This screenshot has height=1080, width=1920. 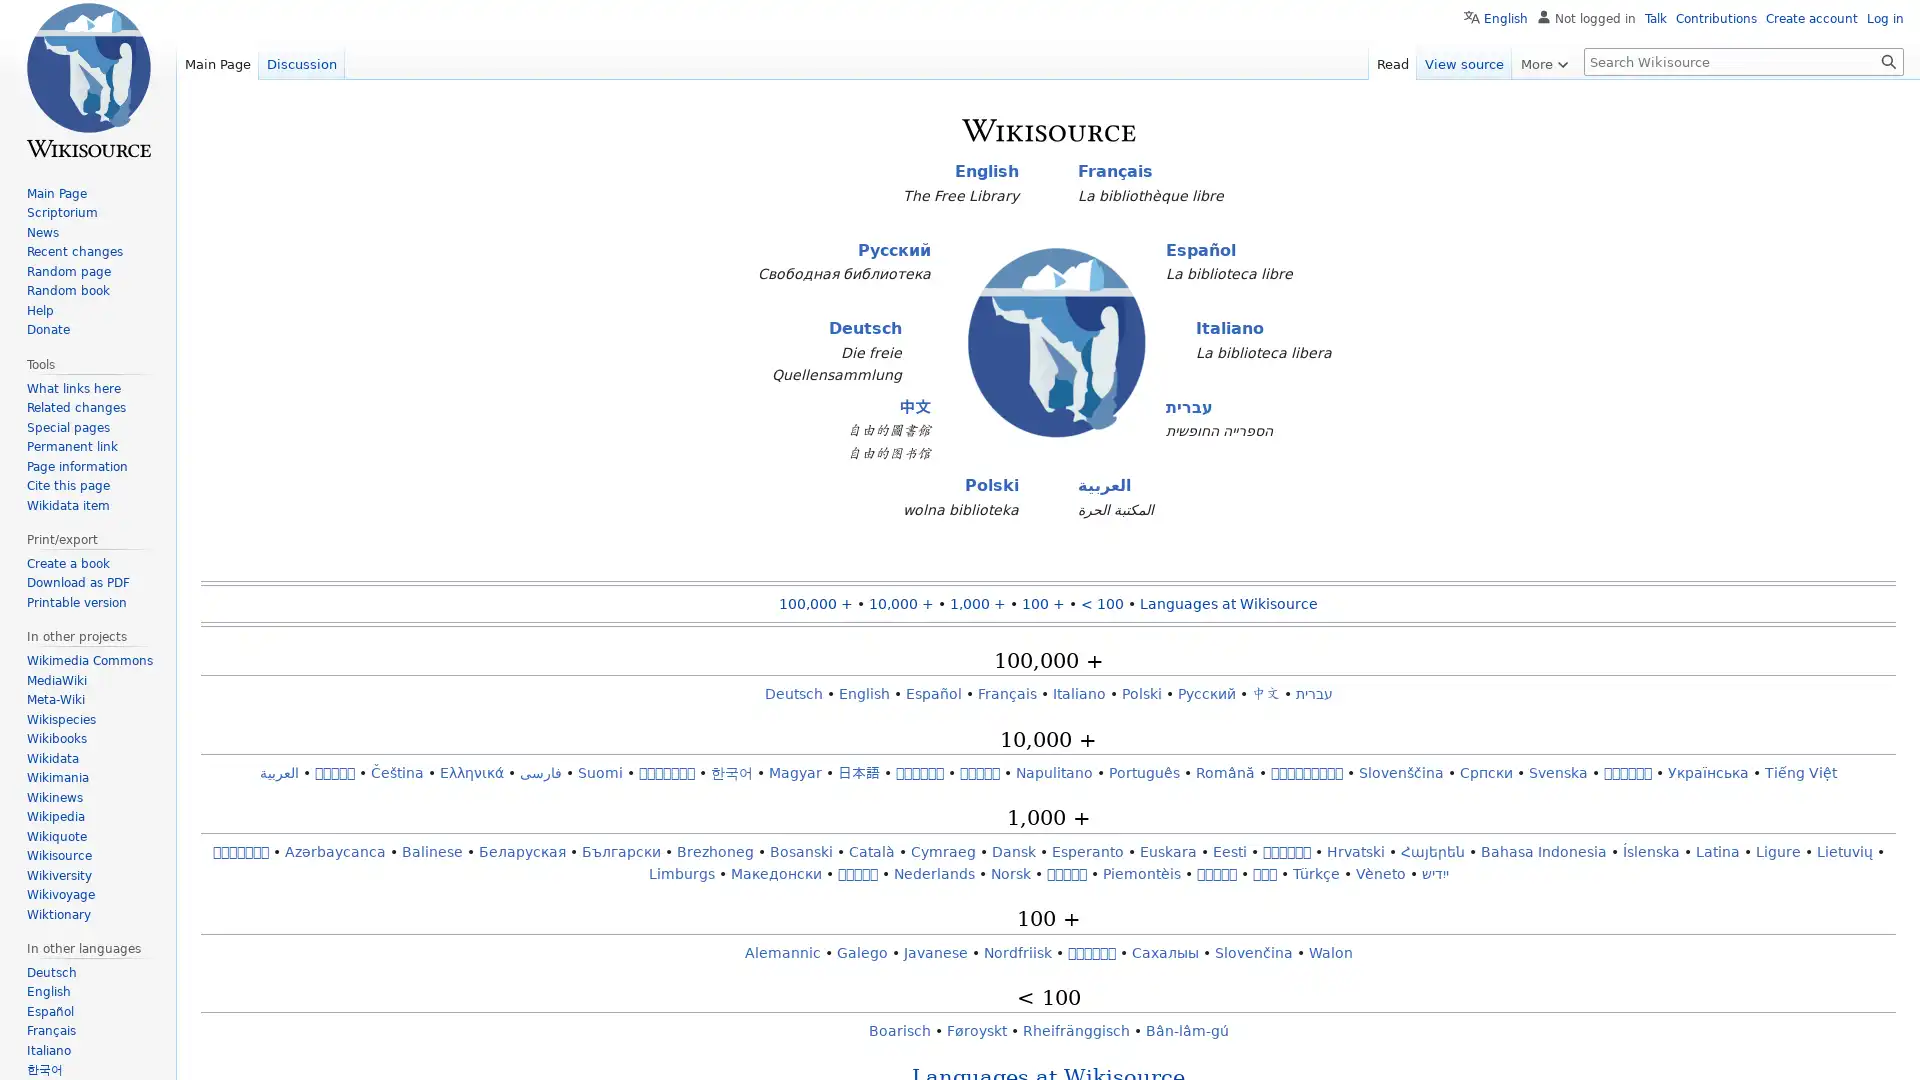 I want to click on Search, so click(x=1888, y=60).